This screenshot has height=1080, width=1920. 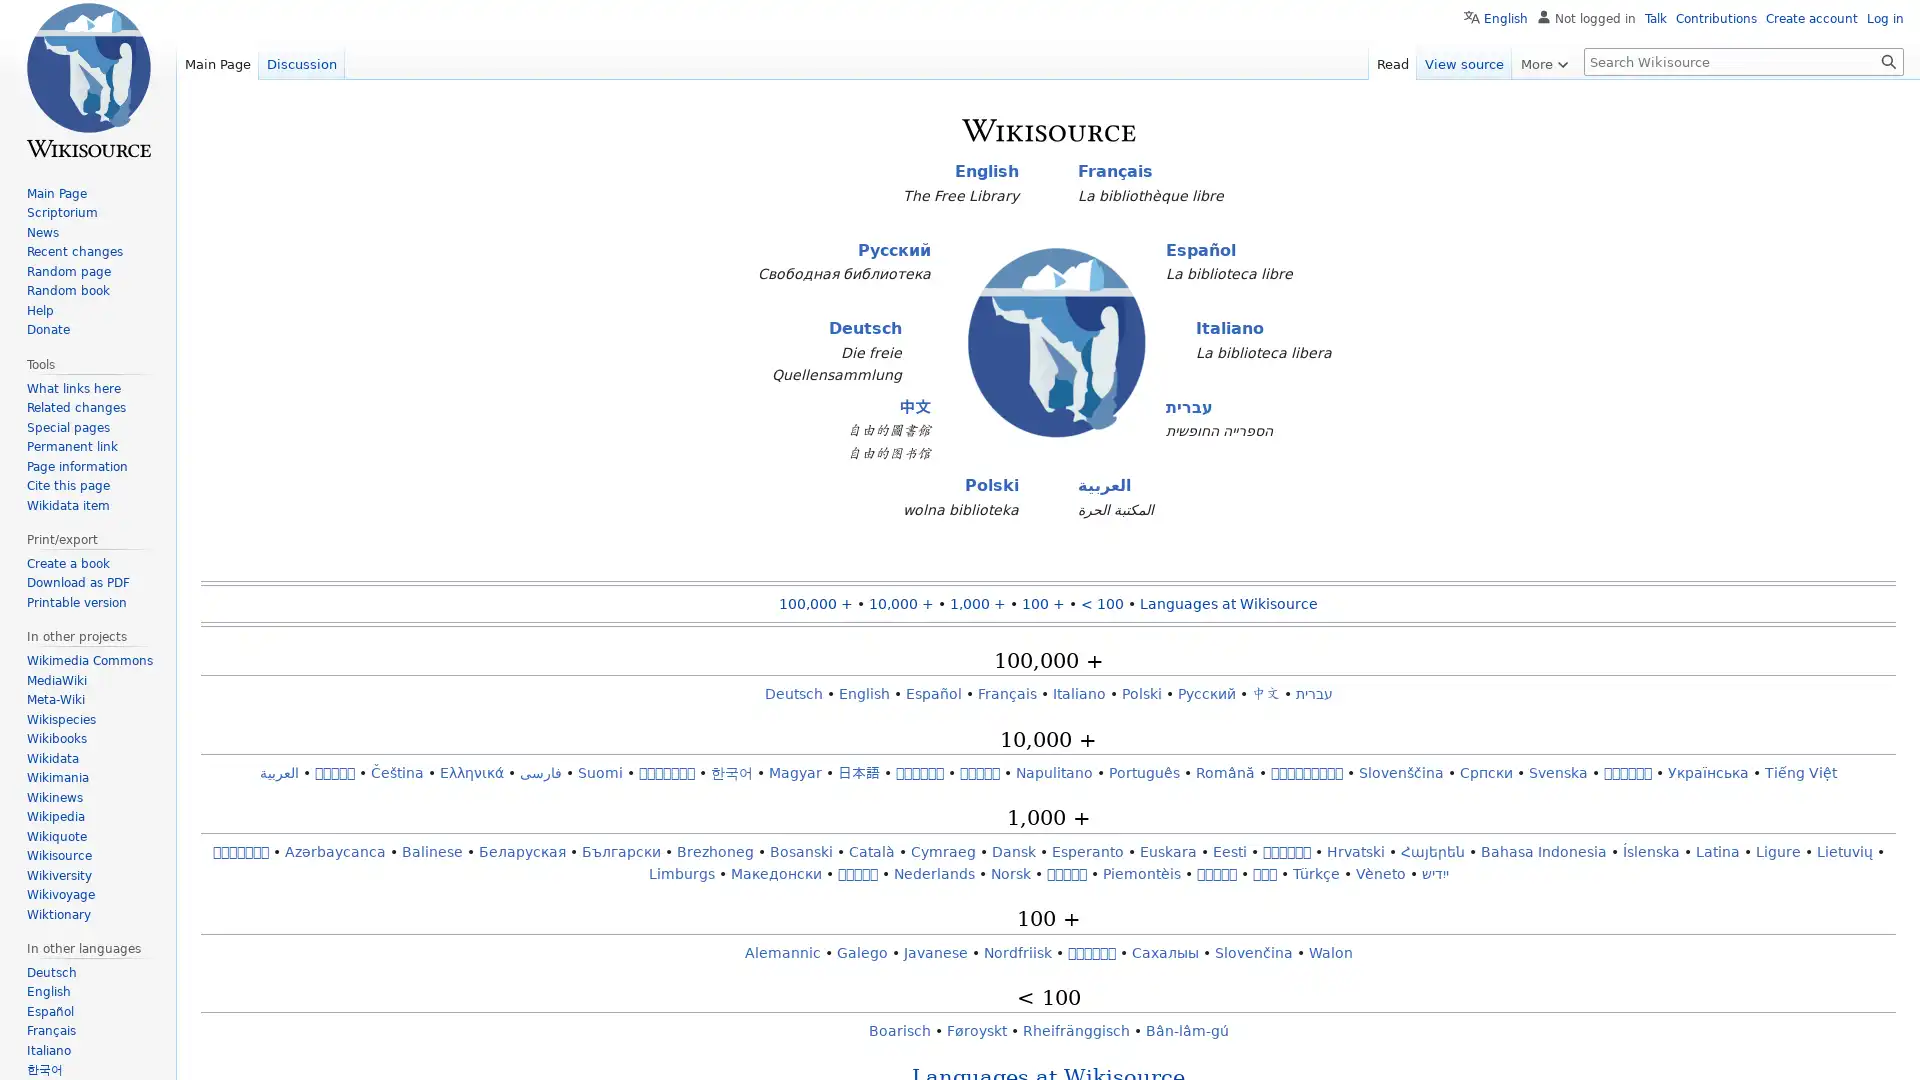 I want to click on Search, so click(x=1888, y=60).